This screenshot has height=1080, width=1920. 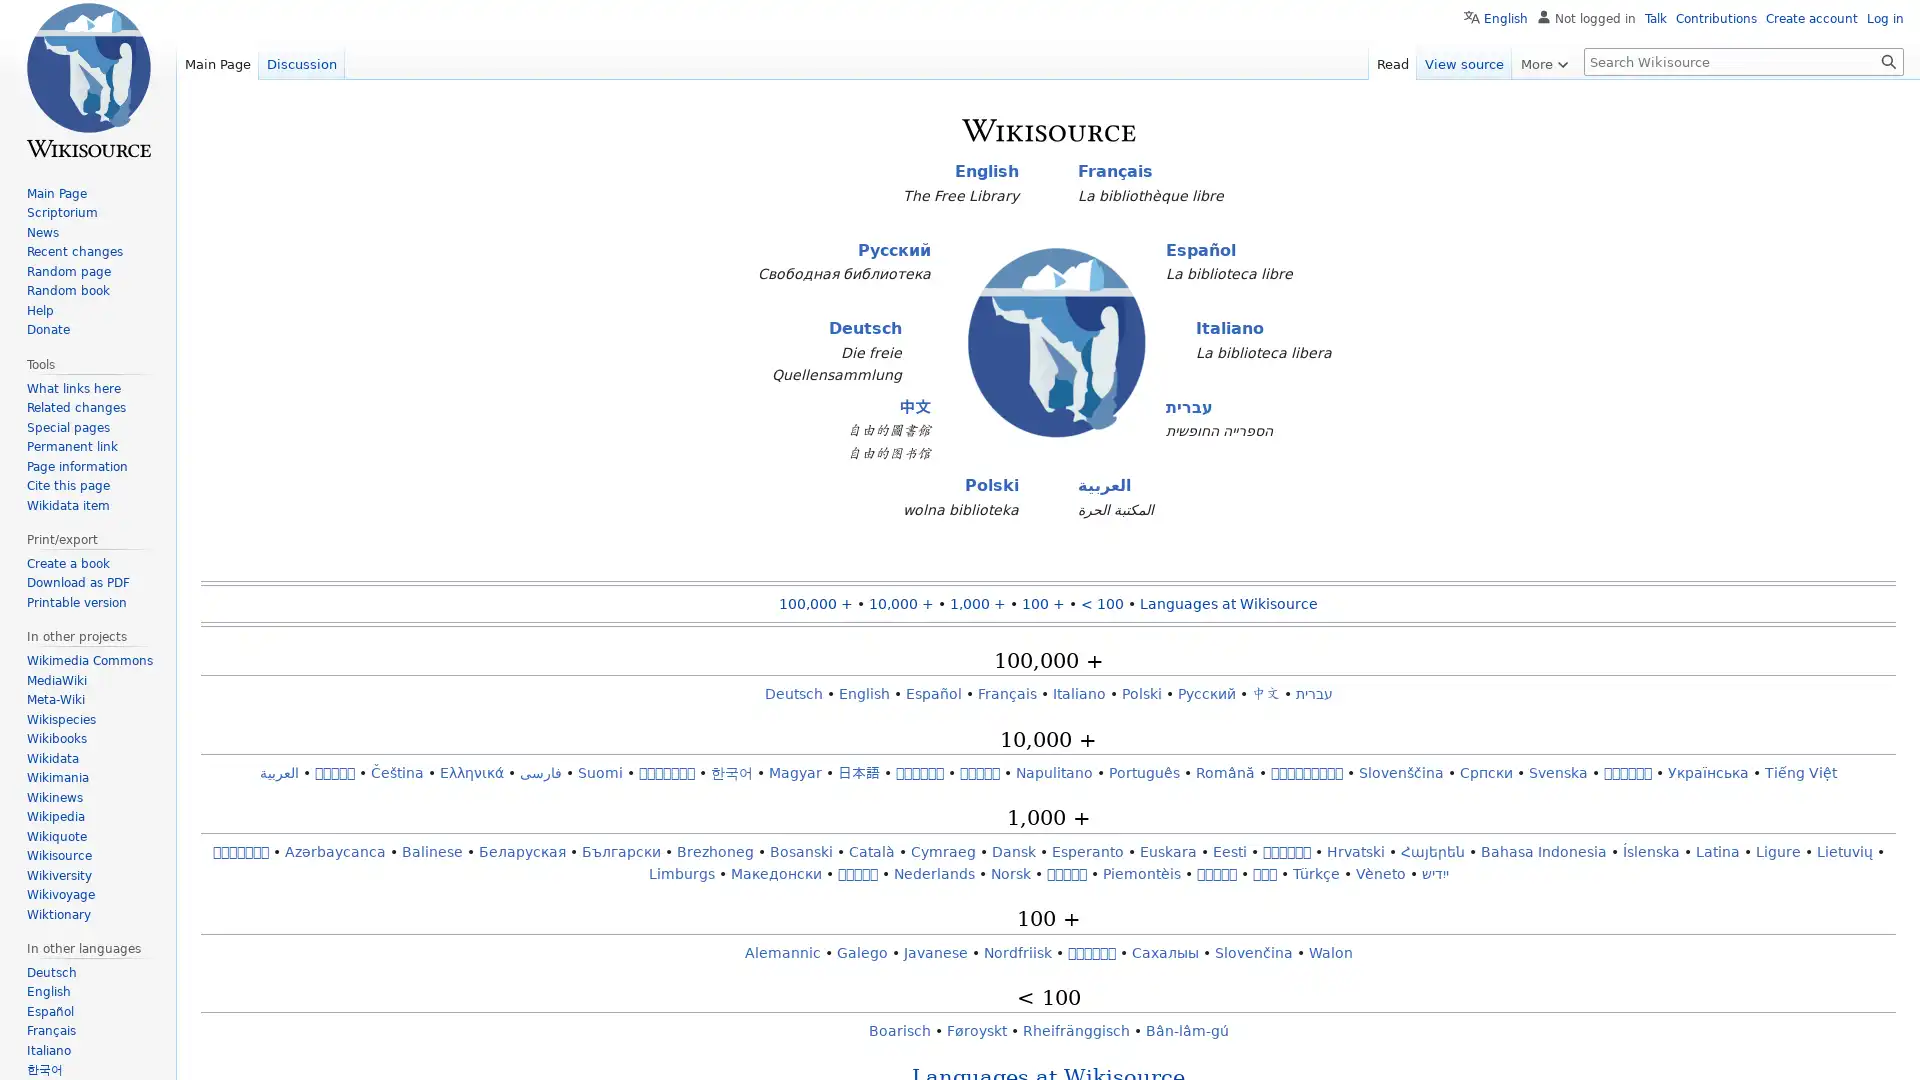 I want to click on Search, so click(x=1888, y=60).